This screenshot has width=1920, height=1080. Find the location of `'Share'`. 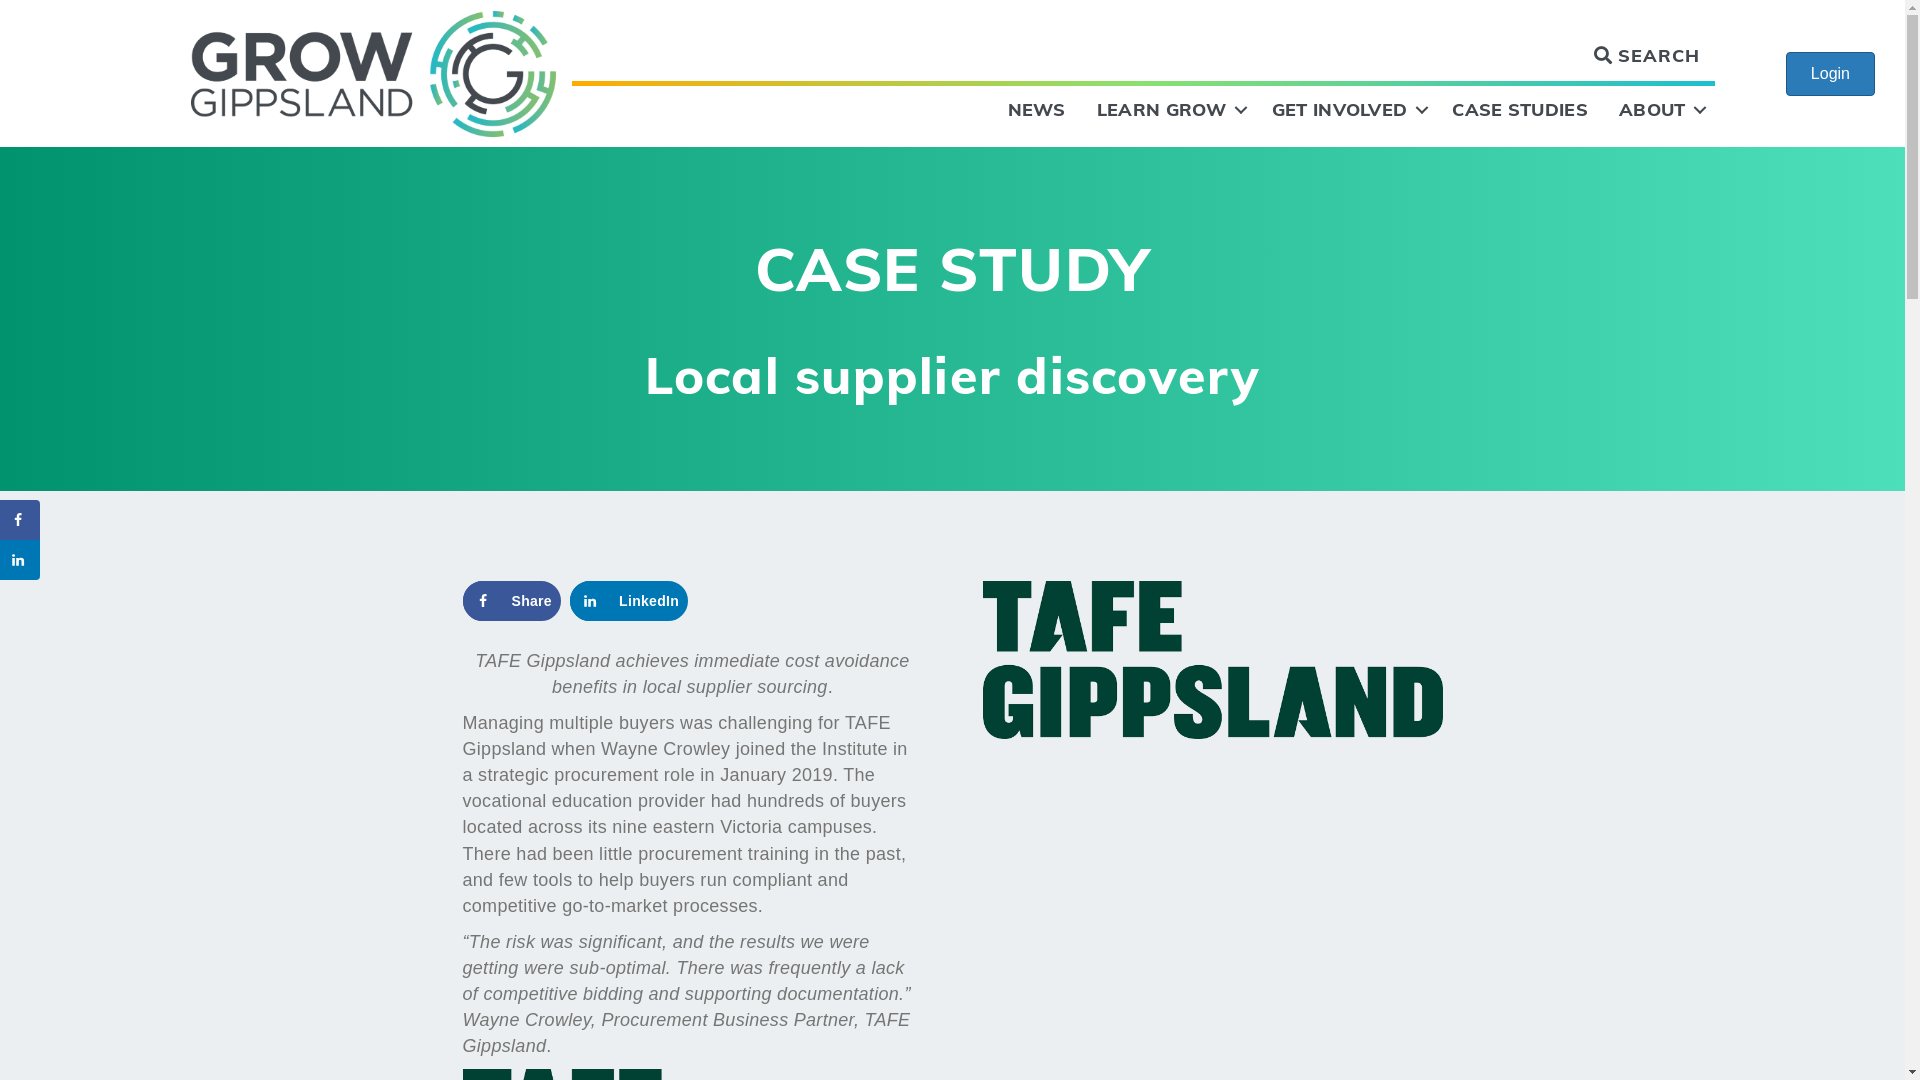

'Share' is located at coordinates (510, 600).